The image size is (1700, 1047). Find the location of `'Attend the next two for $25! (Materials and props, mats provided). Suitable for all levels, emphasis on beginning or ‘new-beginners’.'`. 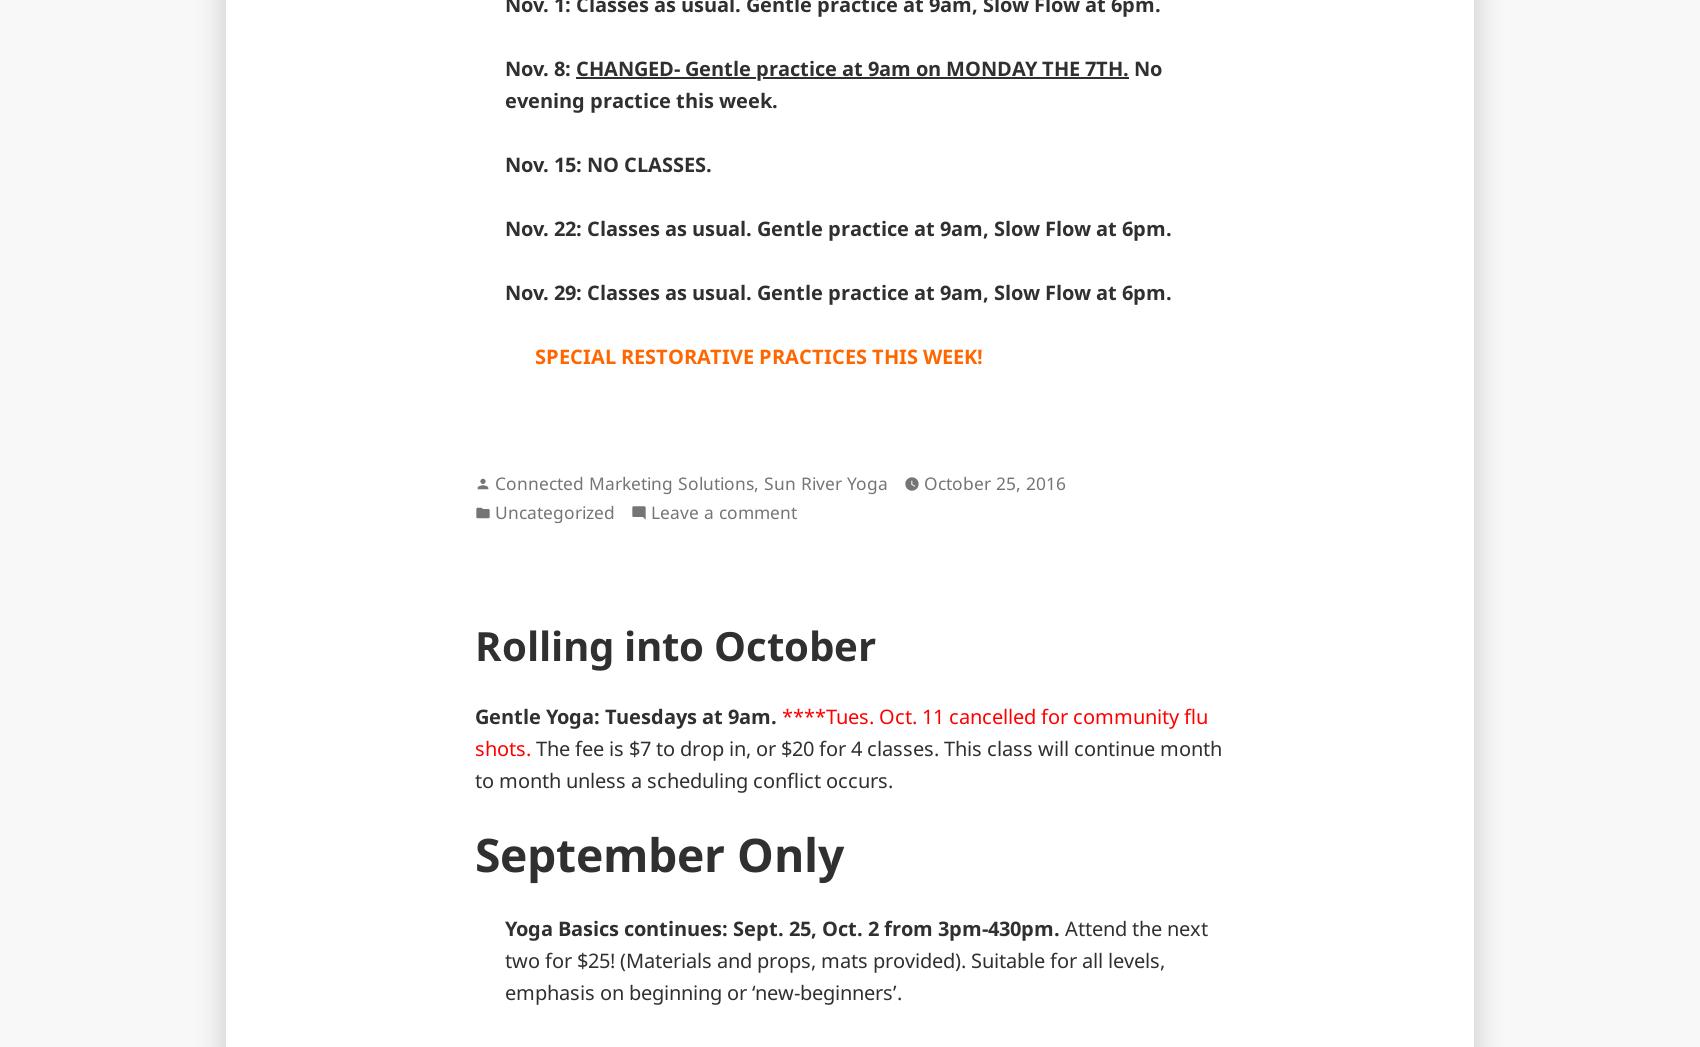

'Attend the next two for $25! (Materials and props, mats provided). Suitable for all levels, emphasis on beginning or ‘new-beginners’.' is located at coordinates (856, 958).